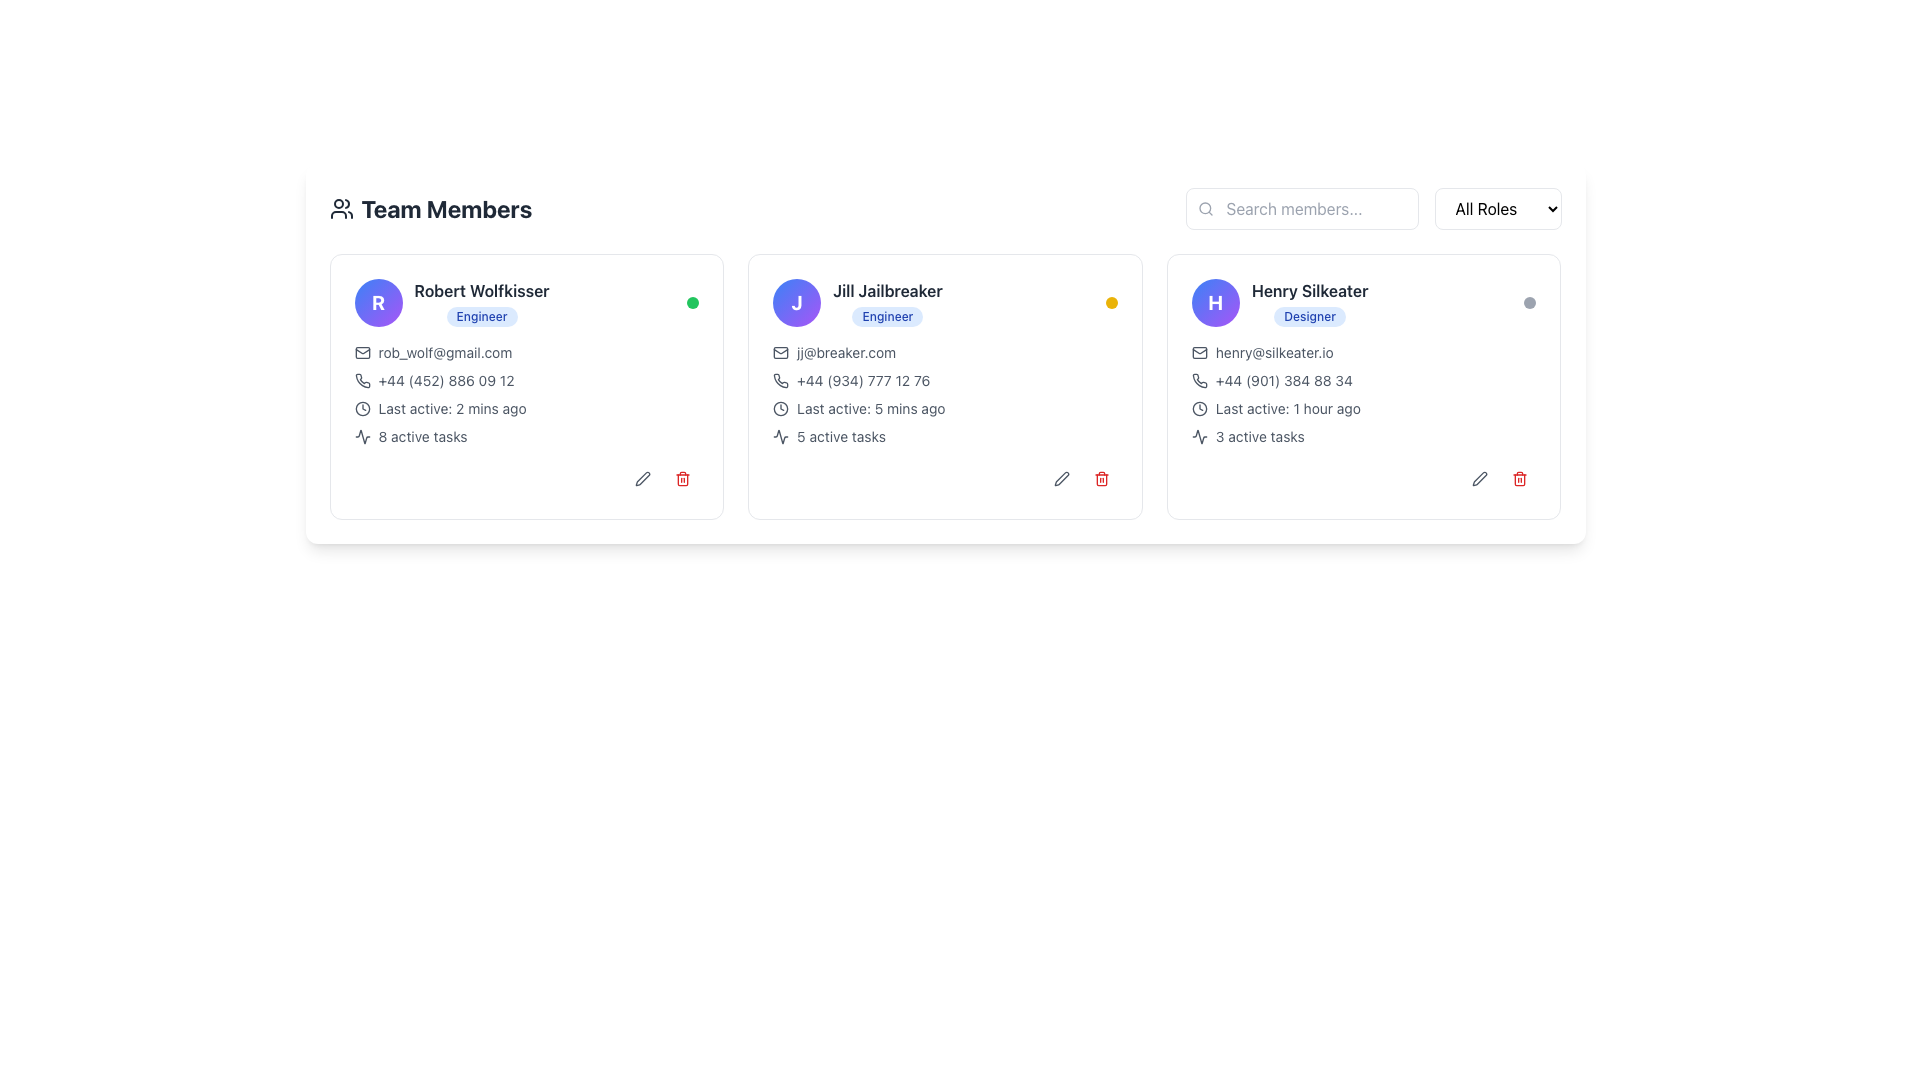 This screenshot has height=1080, width=1920. What do you see at coordinates (1310, 303) in the screenshot?
I see `the text label group displaying 'Henry Silkeater' and 'Designer' in the rightmost card layout` at bounding box center [1310, 303].